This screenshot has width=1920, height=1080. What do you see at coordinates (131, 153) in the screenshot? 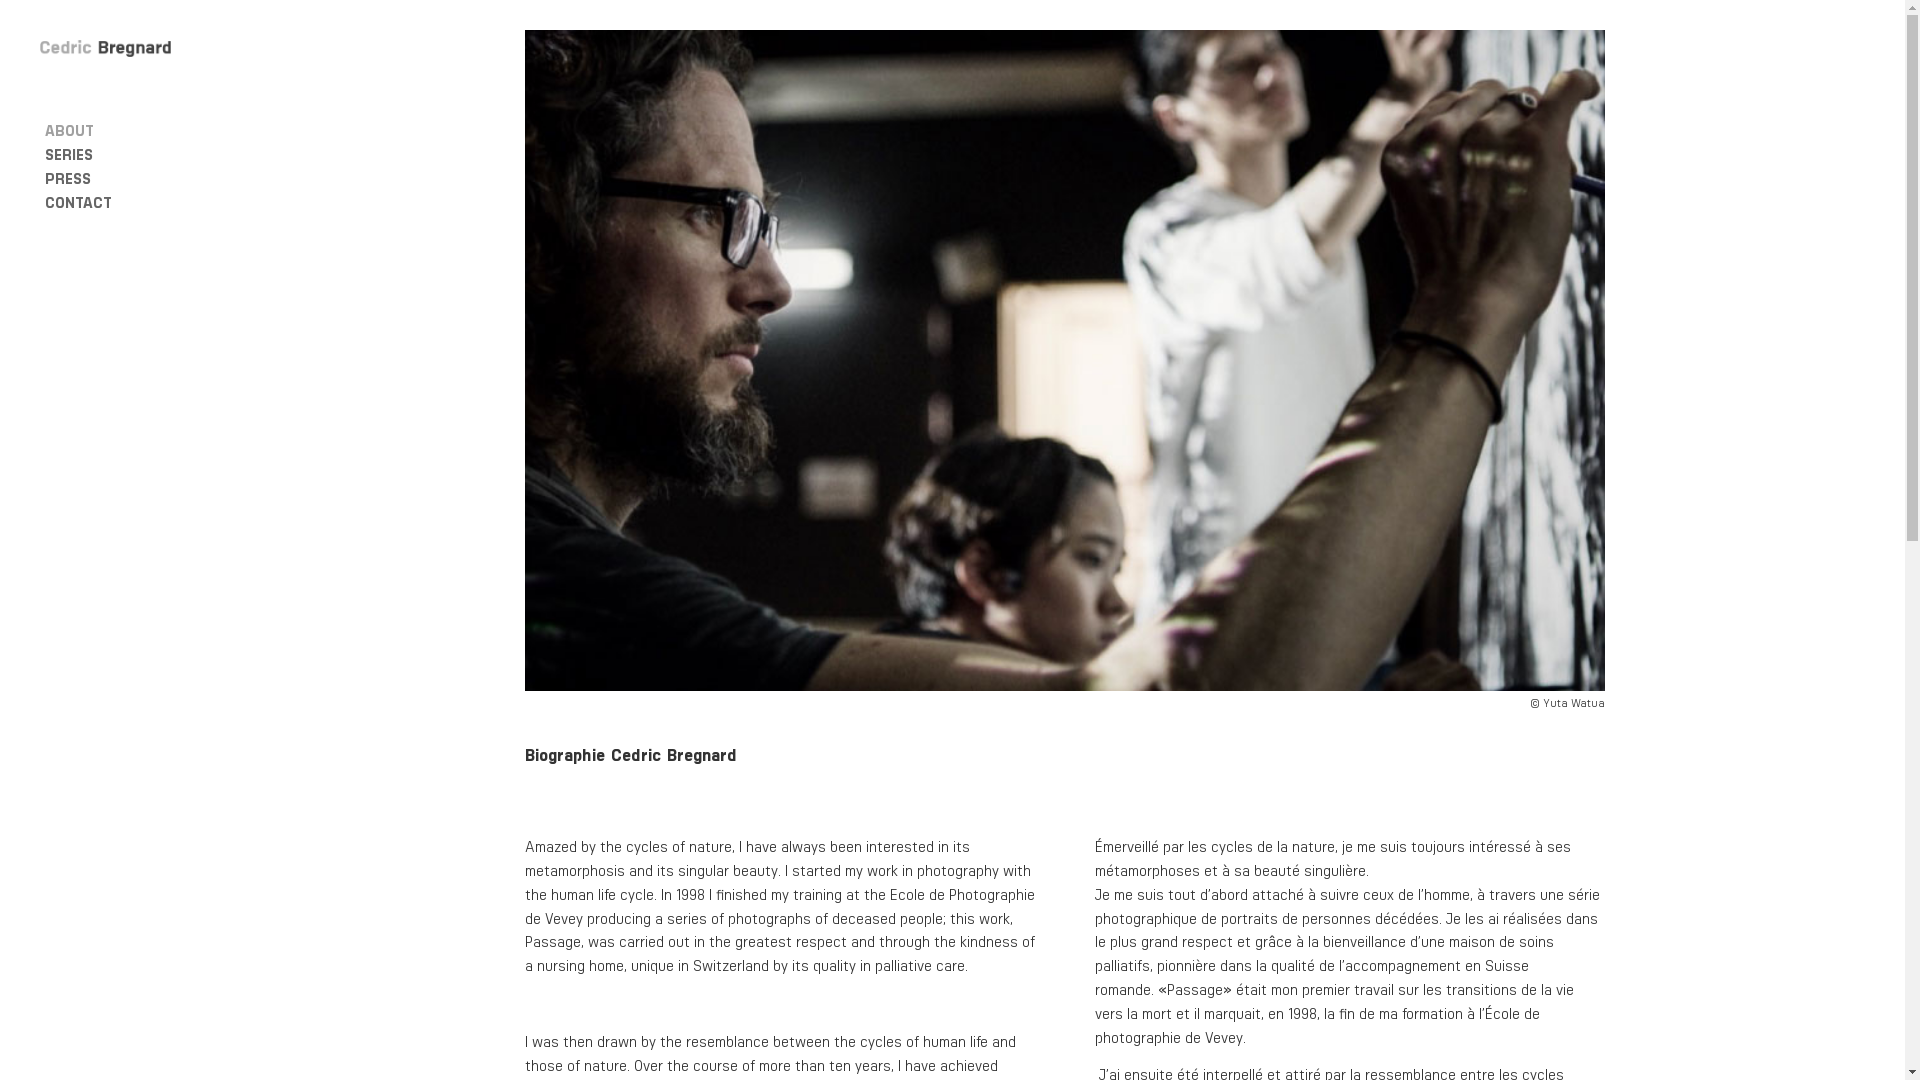
I see `'SERIES'` at bounding box center [131, 153].